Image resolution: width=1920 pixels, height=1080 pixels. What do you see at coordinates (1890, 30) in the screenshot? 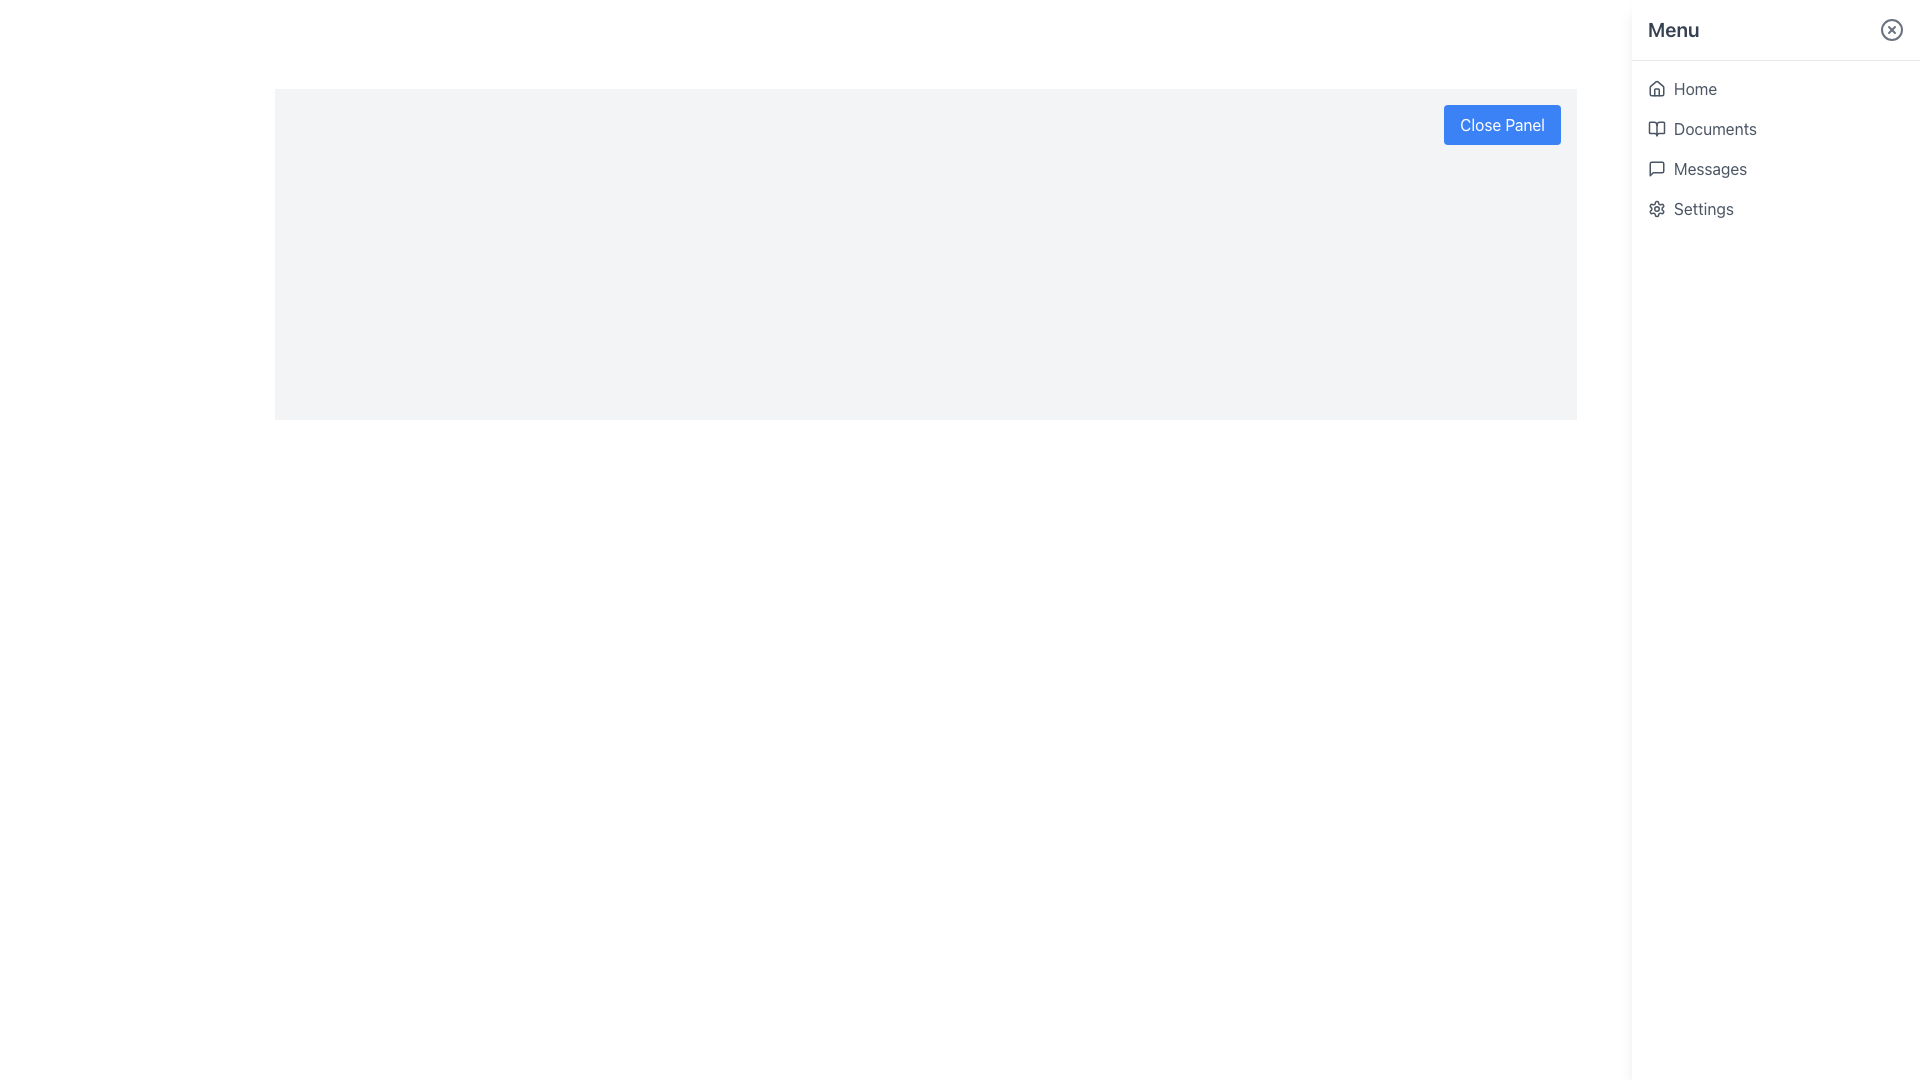
I see `the circular button with a cross inside, located at the top-right corner of the menu panel` at bounding box center [1890, 30].